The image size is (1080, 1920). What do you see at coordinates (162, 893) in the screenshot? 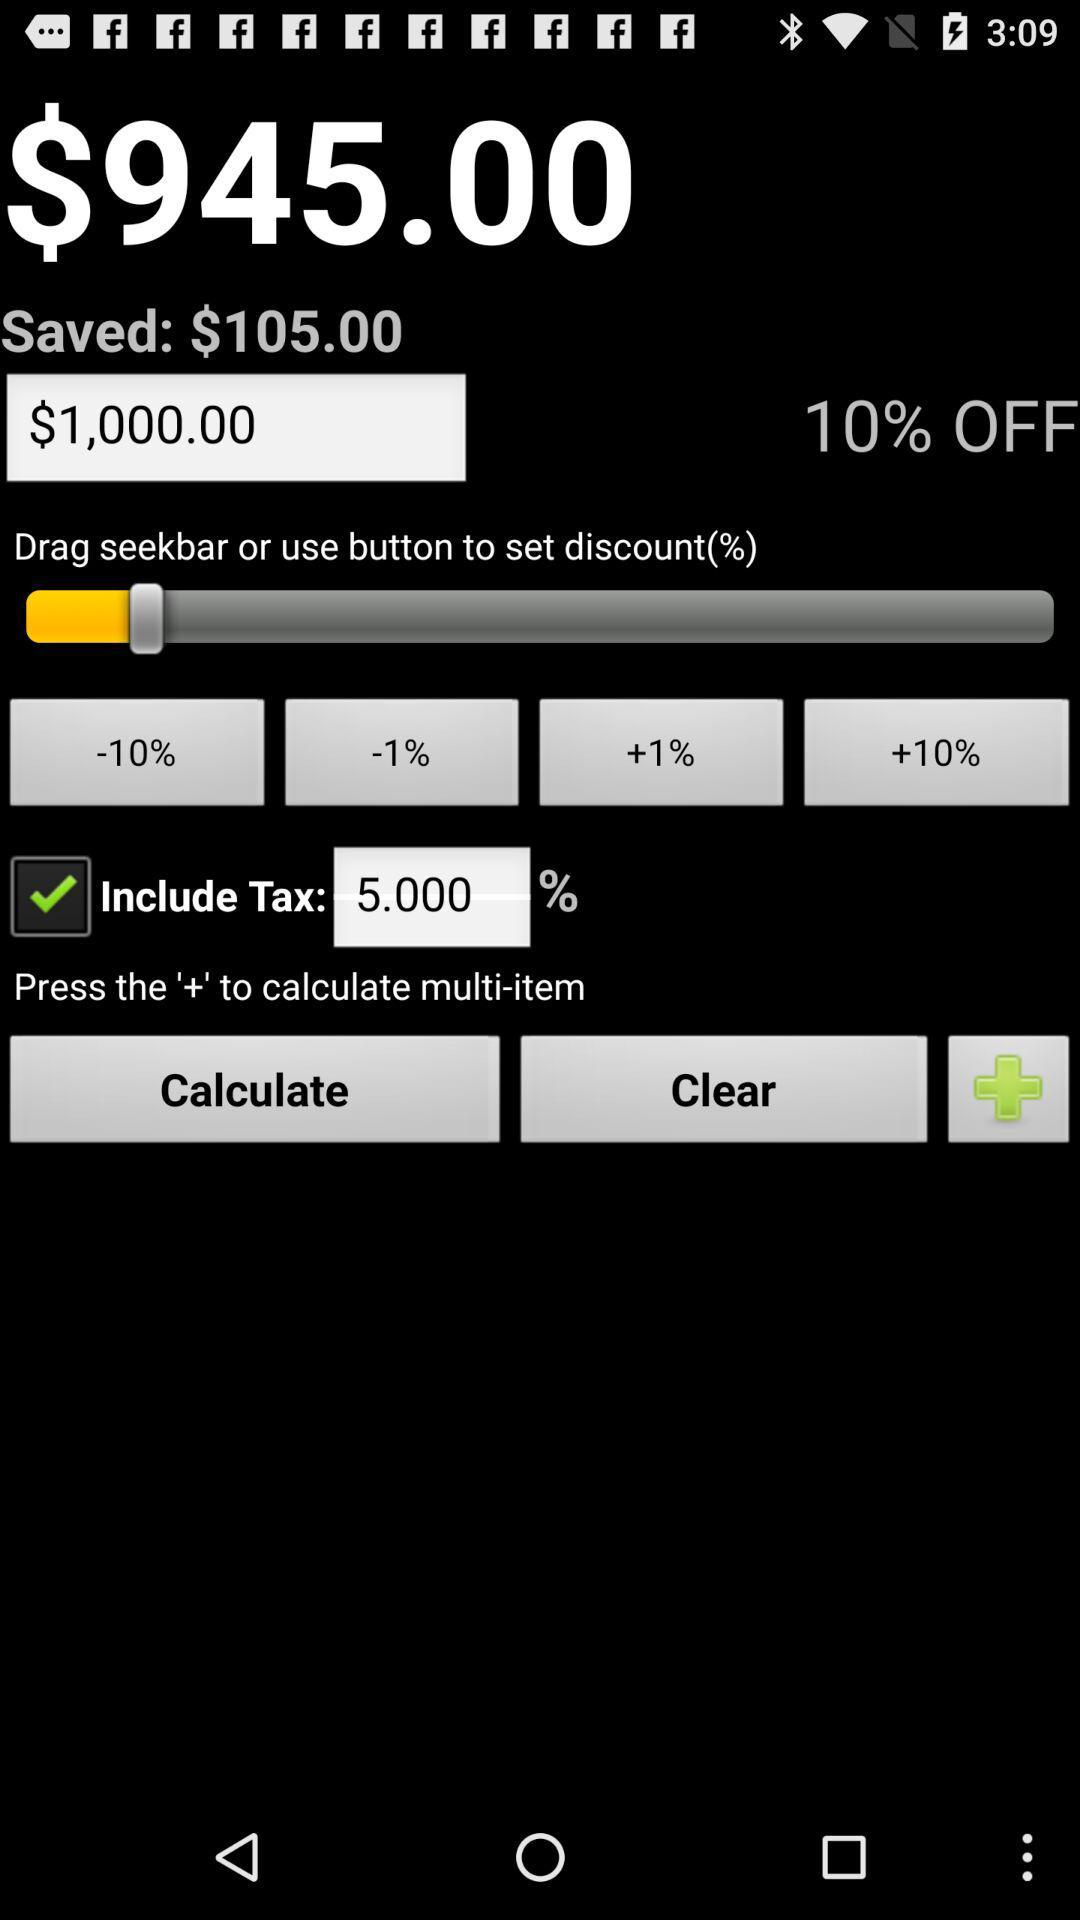
I see `the item to the left of 5.000` at bounding box center [162, 893].